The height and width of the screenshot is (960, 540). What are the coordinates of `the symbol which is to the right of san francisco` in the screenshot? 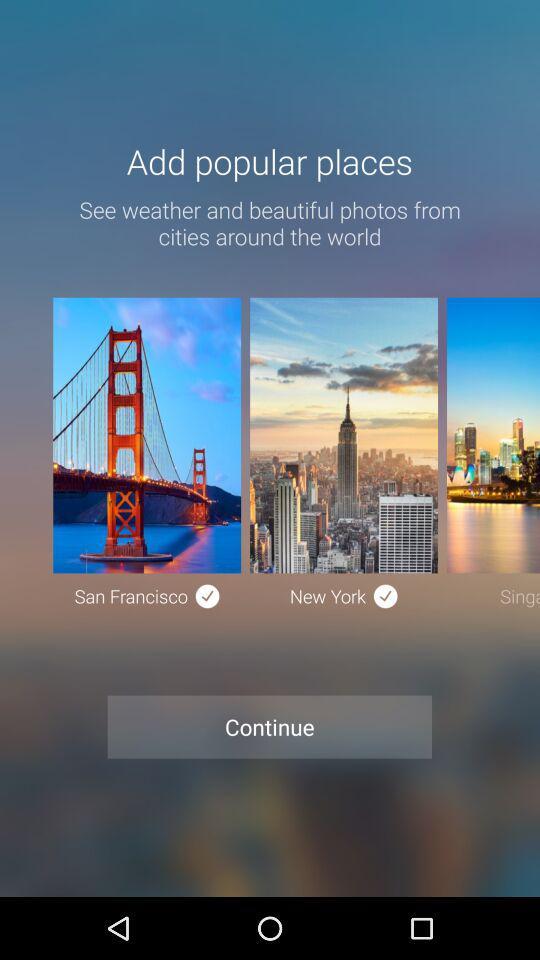 It's located at (206, 596).